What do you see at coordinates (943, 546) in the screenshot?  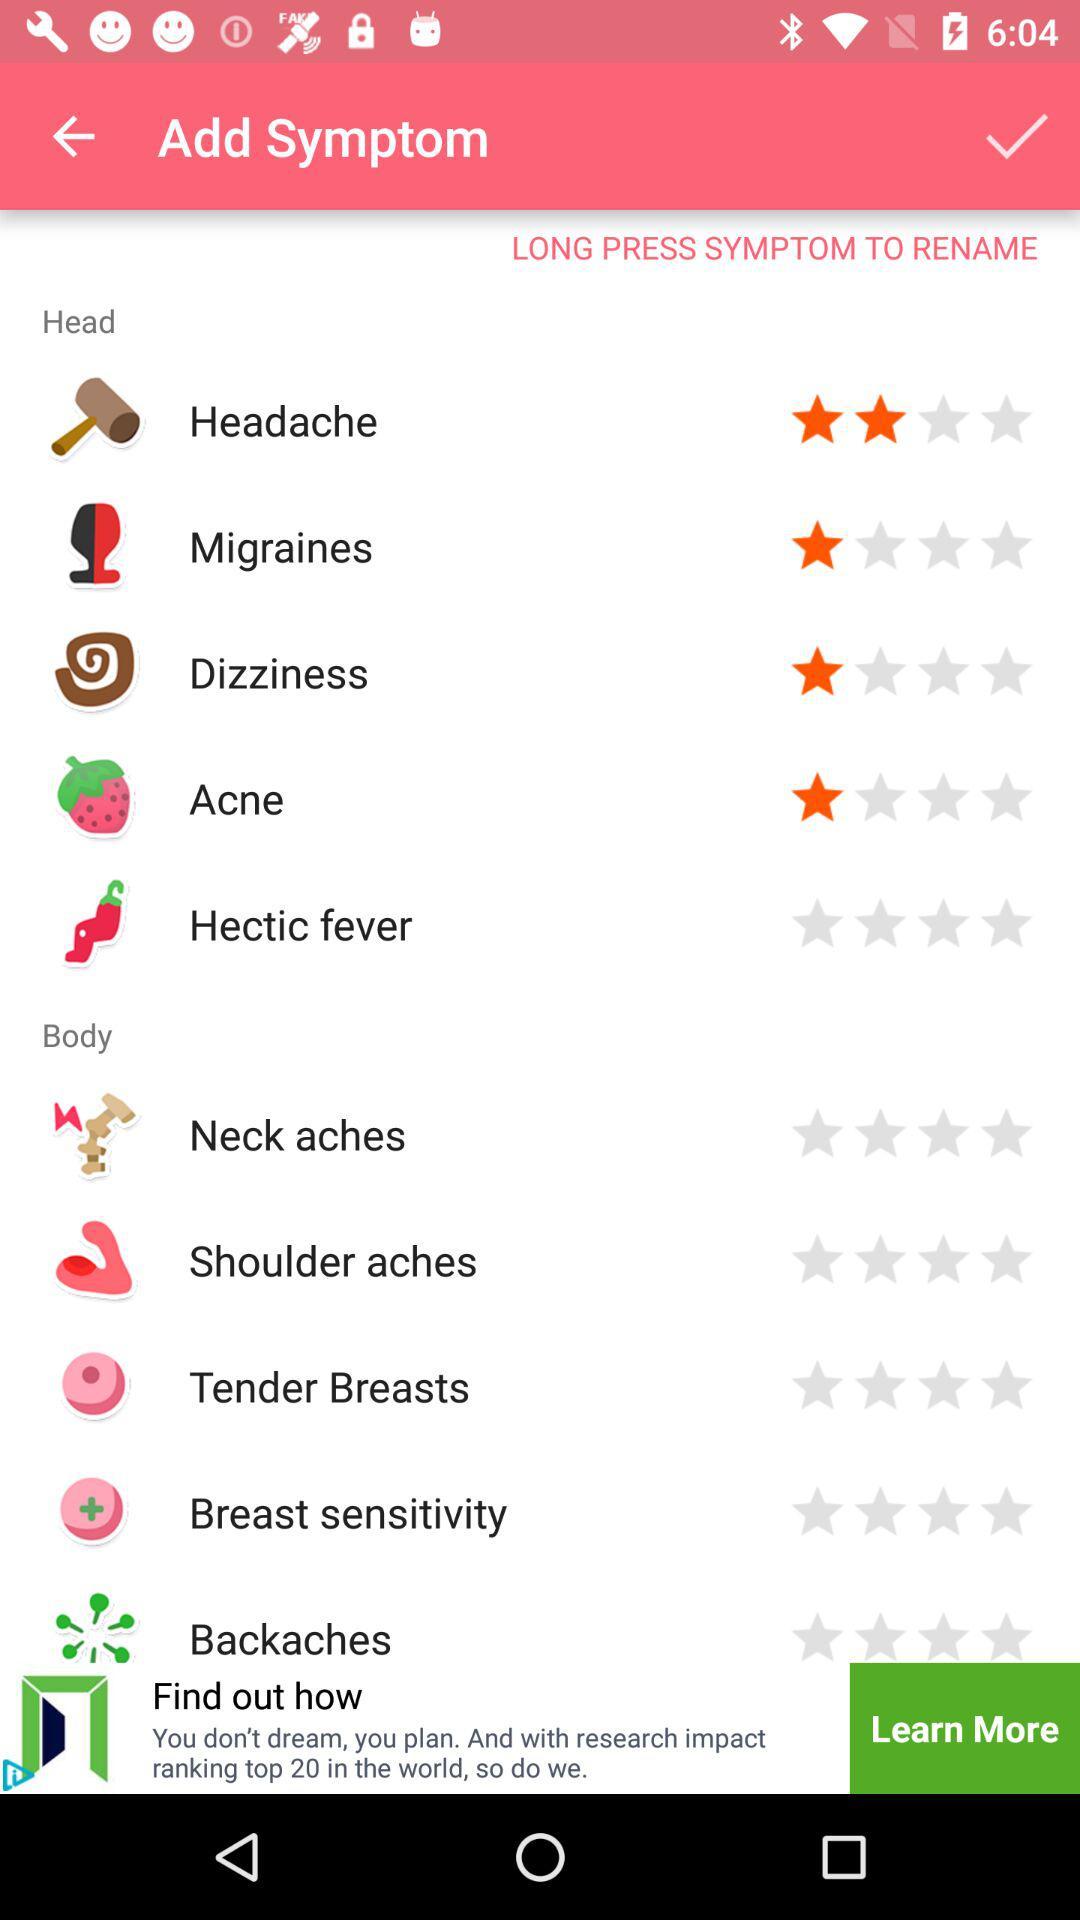 I see `put three stars to migraines` at bounding box center [943, 546].